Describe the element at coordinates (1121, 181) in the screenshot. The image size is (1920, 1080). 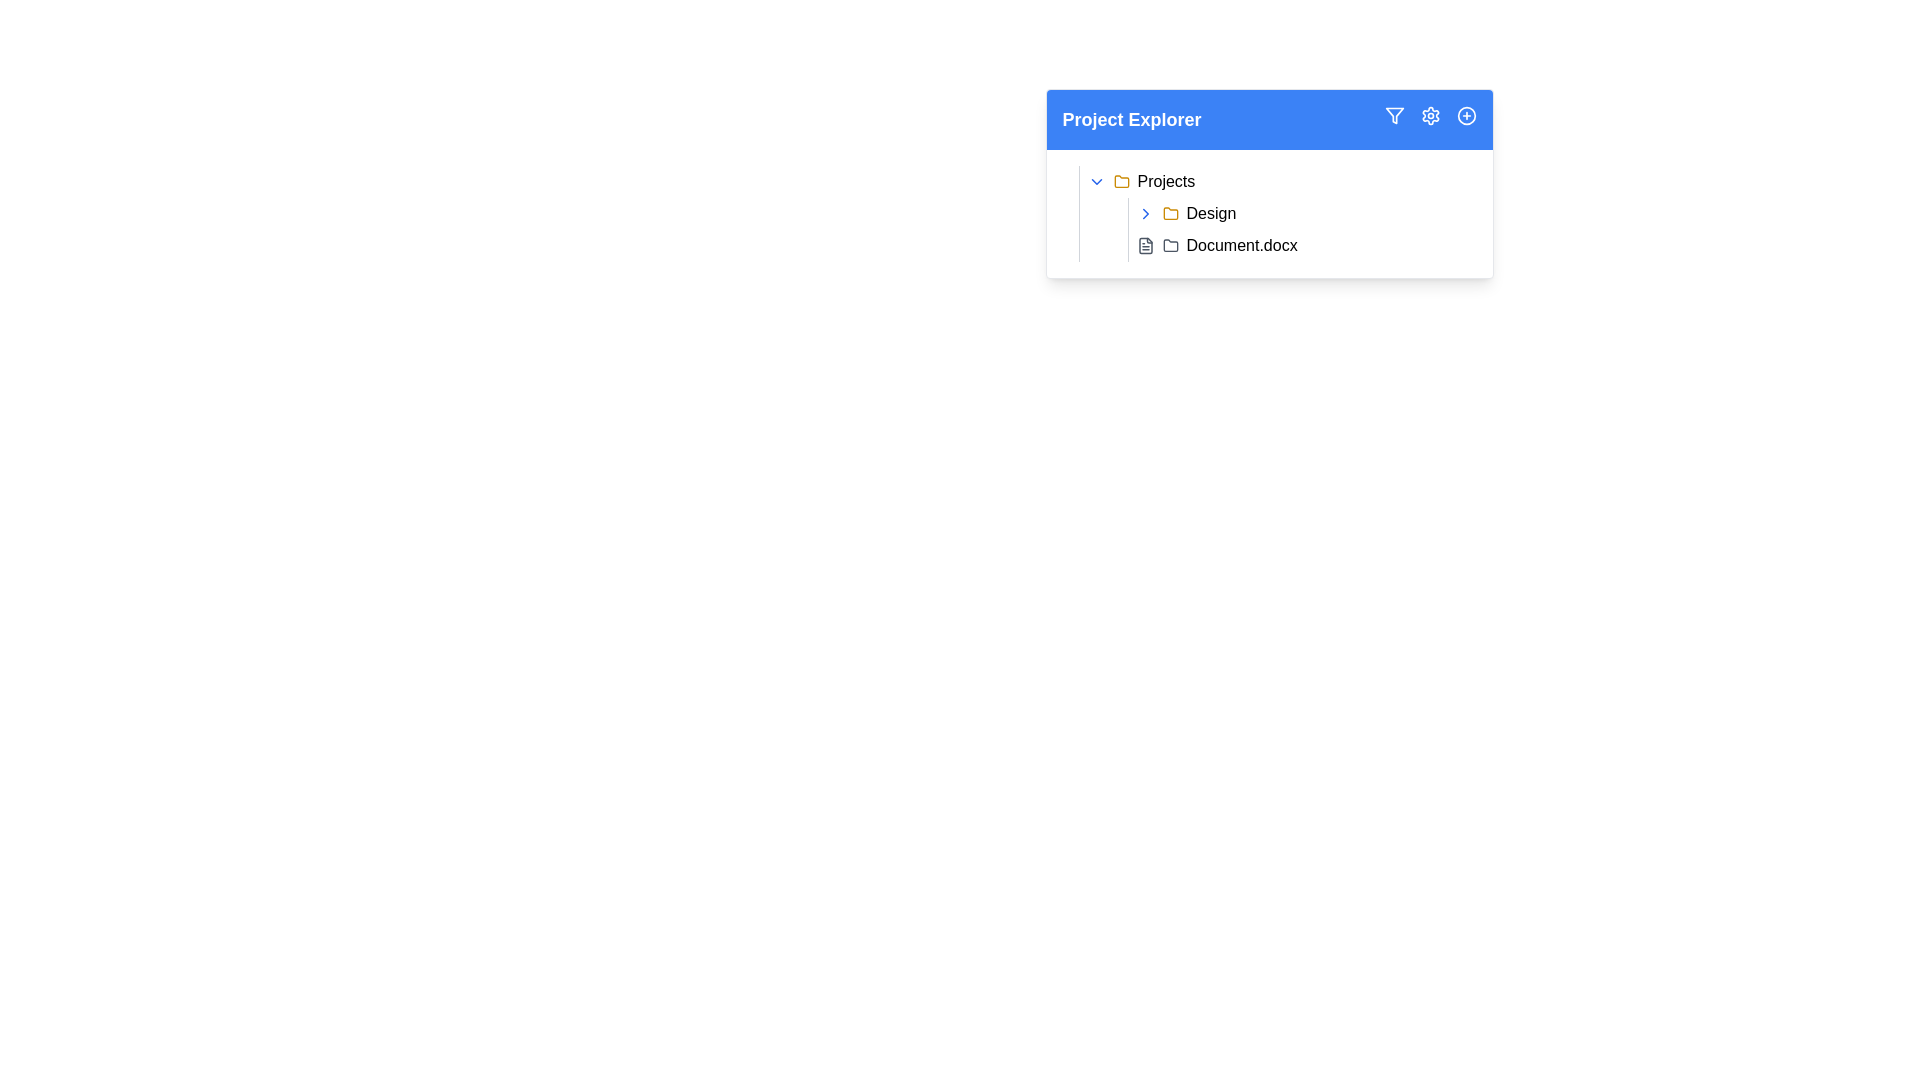
I see `the folder icon located to the left of the 'Projects' label in the 'Project Explorer' section by clicking on it` at that location.